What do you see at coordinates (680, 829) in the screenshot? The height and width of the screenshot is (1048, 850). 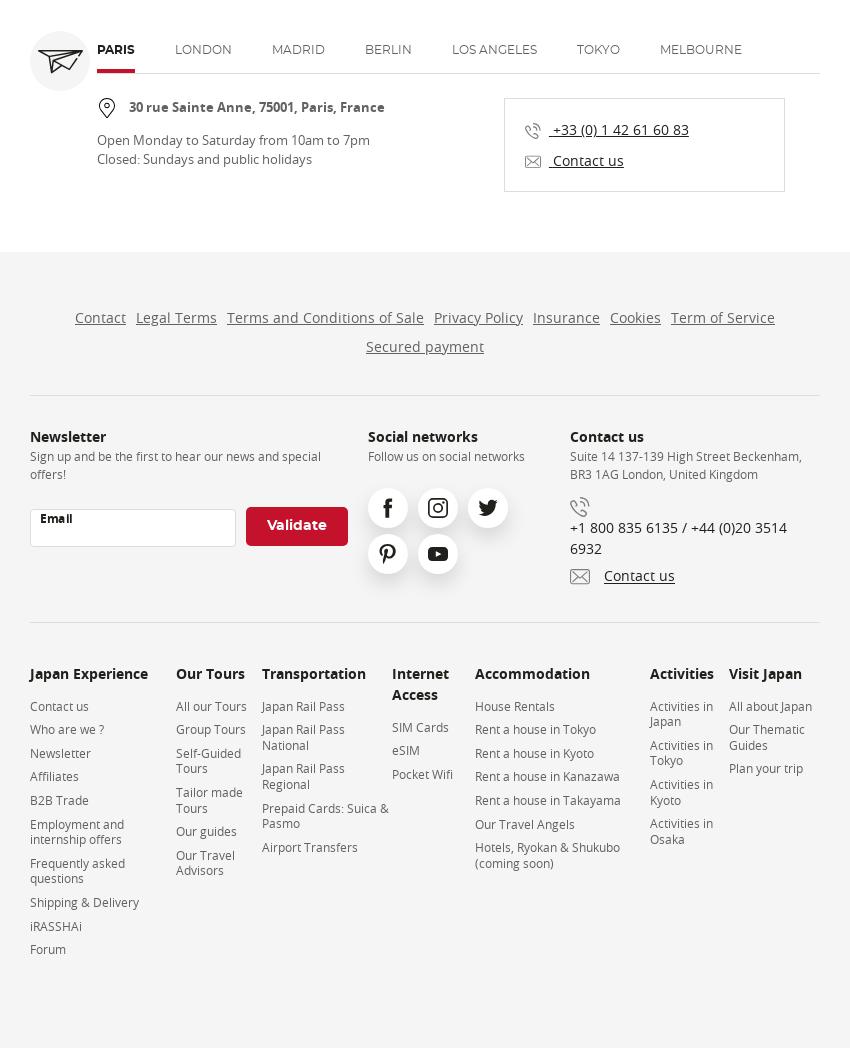 I see `'Activities in Osaka'` at bounding box center [680, 829].